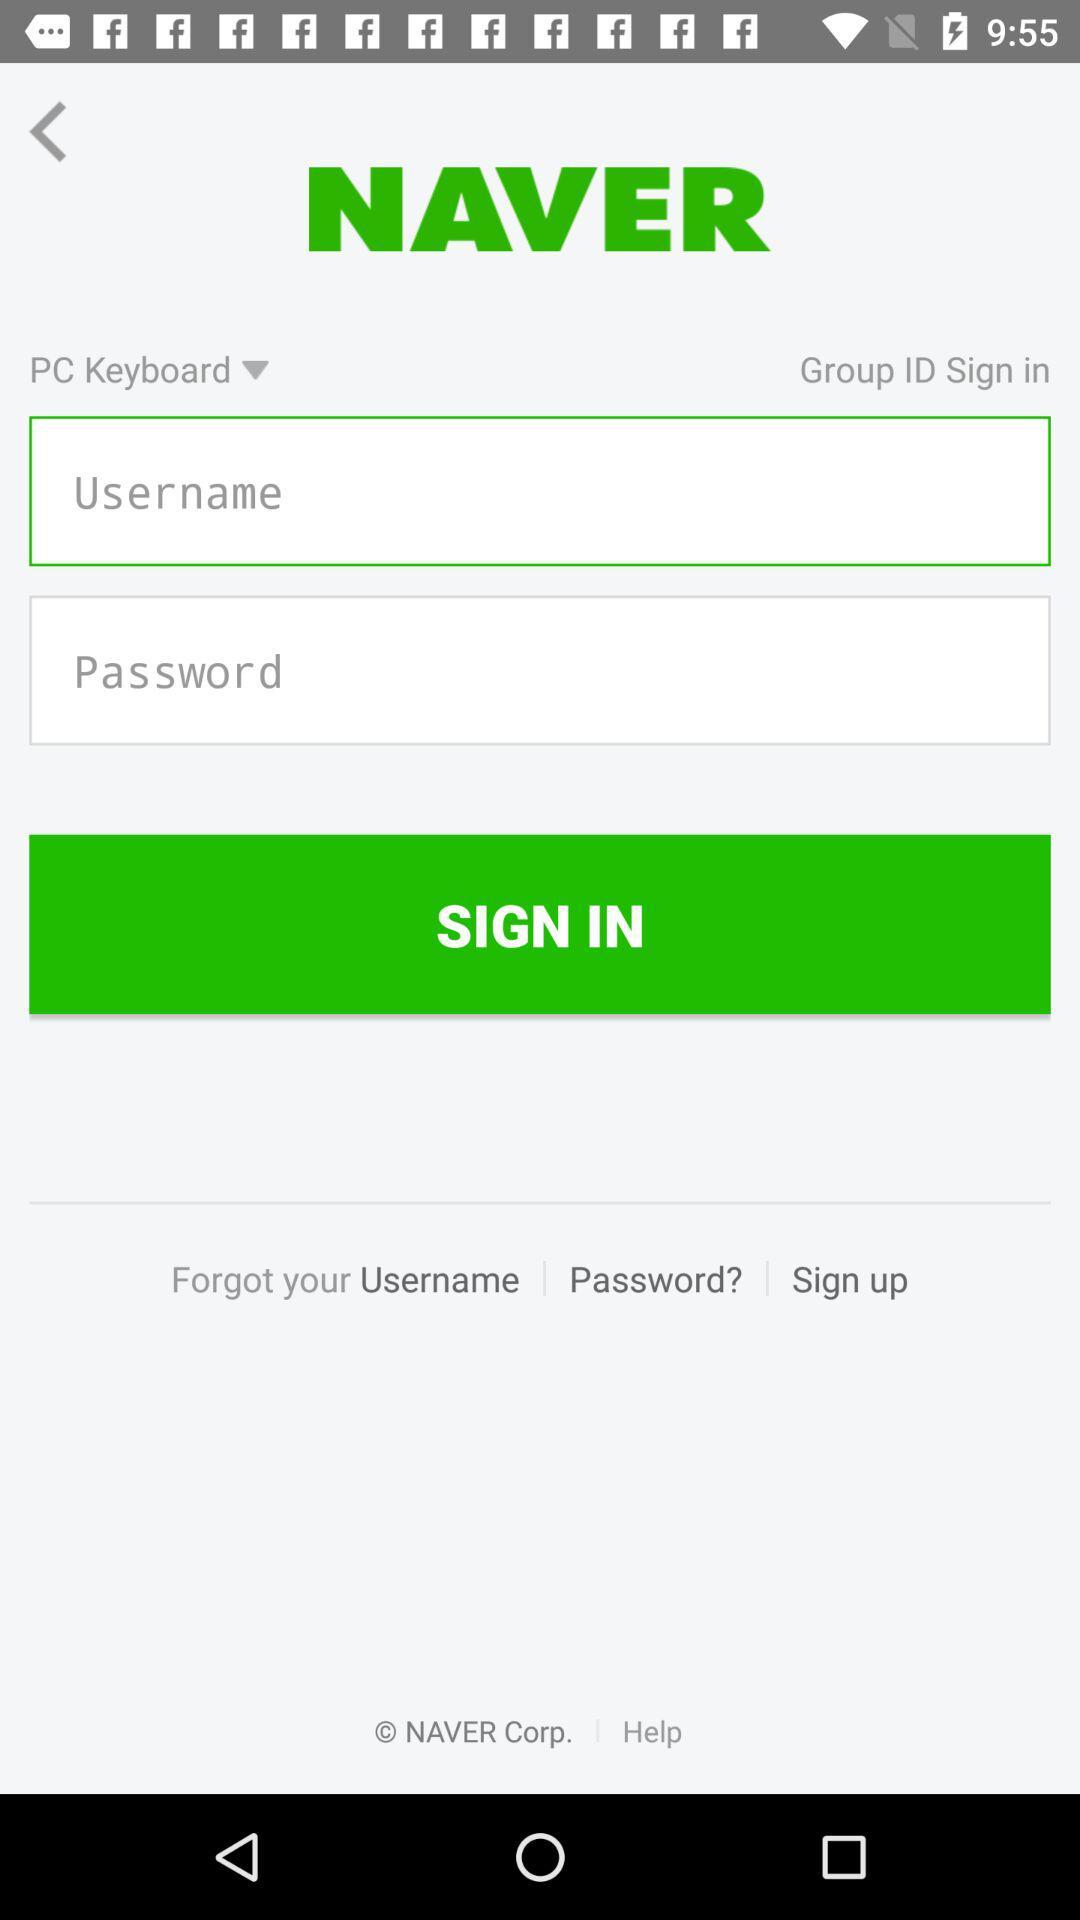 Image resolution: width=1080 pixels, height=1920 pixels. I want to click on the forgot your username at the bottom left corner, so click(356, 1300).